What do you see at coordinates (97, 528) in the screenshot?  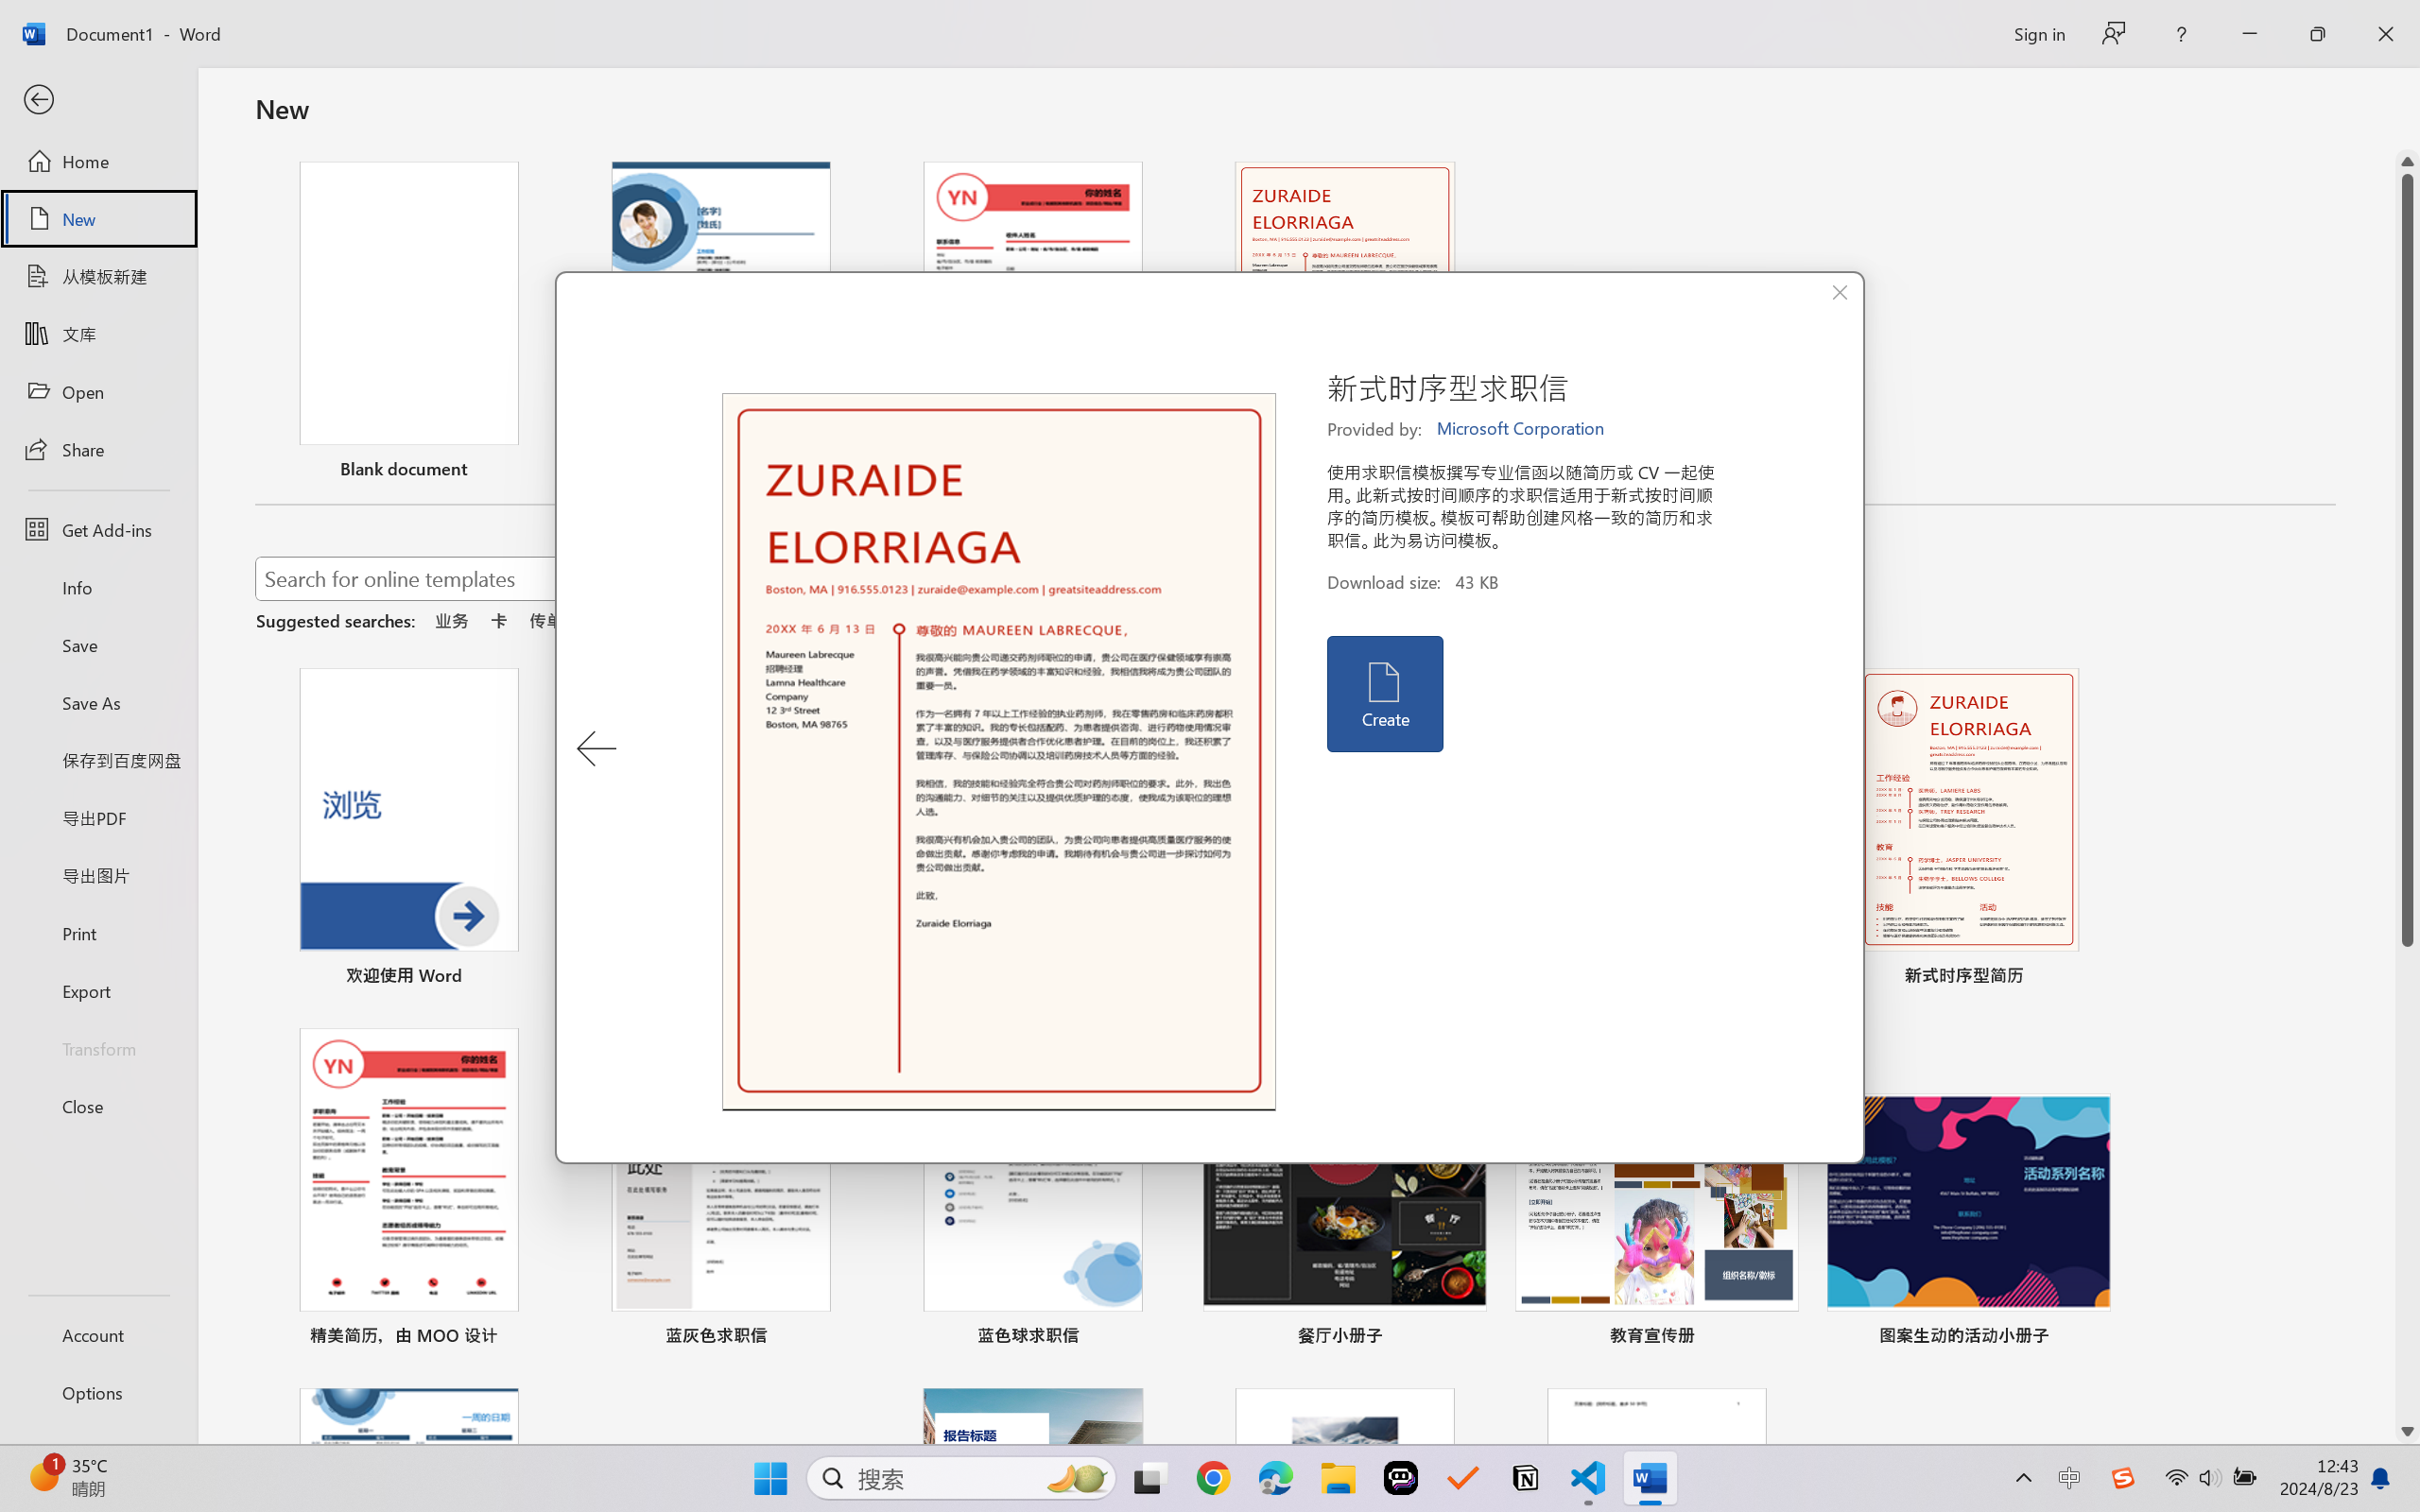 I see `'Get Add-ins'` at bounding box center [97, 528].